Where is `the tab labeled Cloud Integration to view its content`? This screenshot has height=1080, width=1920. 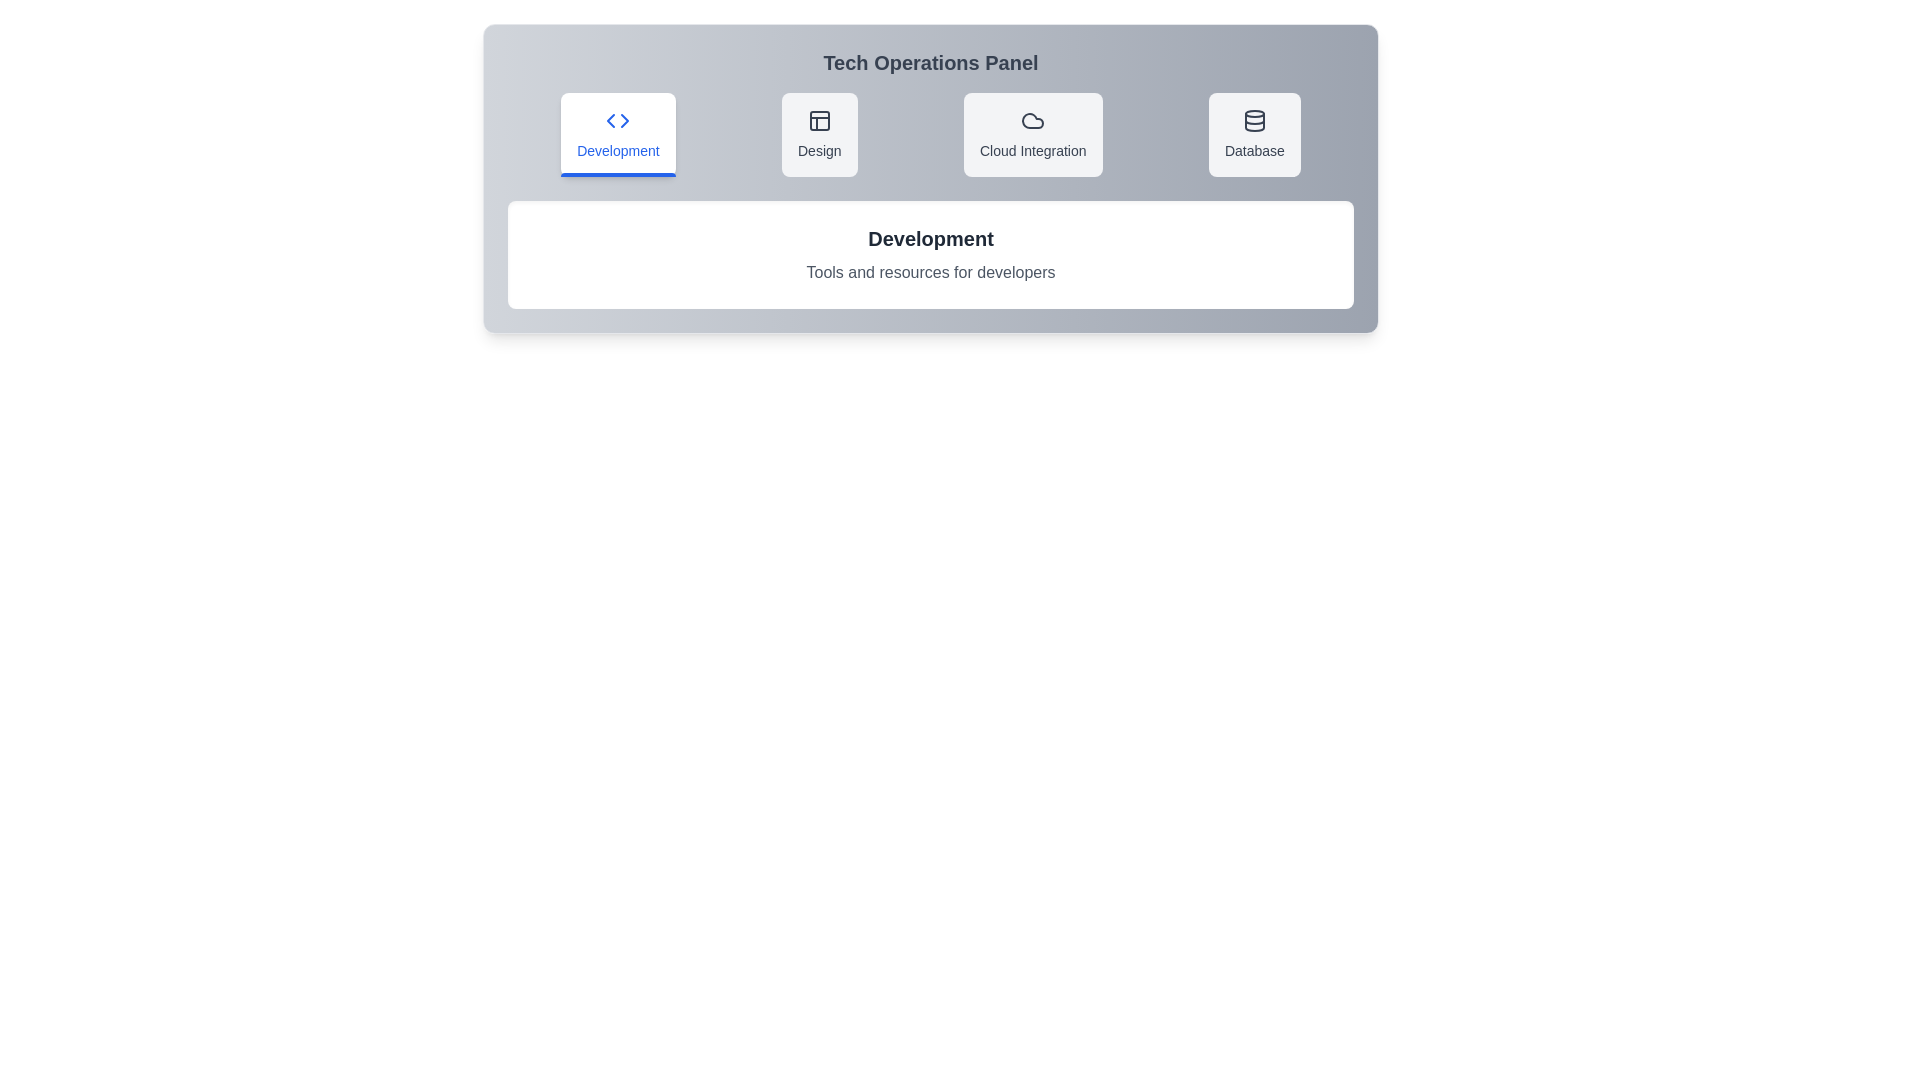 the tab labeled Cloud Integration to view its content is located at coordinates (1032, 135).